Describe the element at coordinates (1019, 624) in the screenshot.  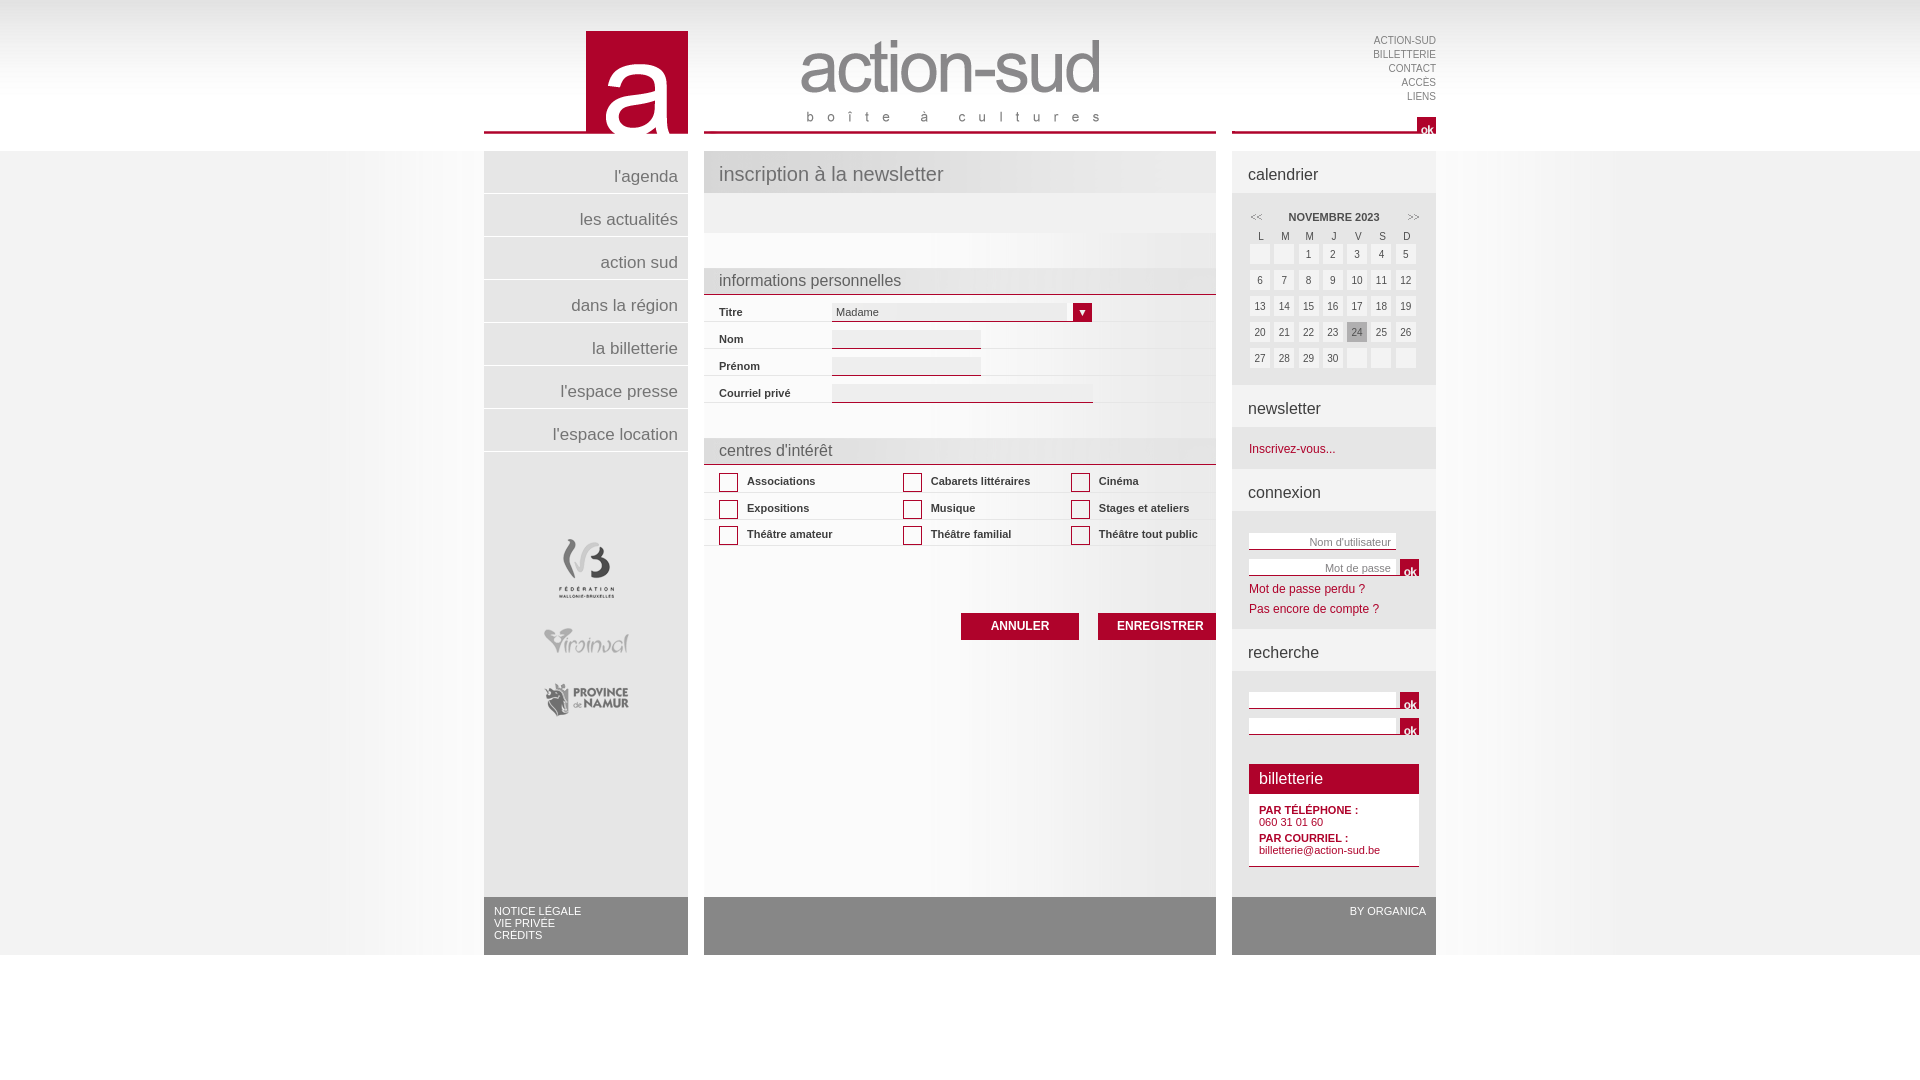
I see `'ANNULER'` at that location.